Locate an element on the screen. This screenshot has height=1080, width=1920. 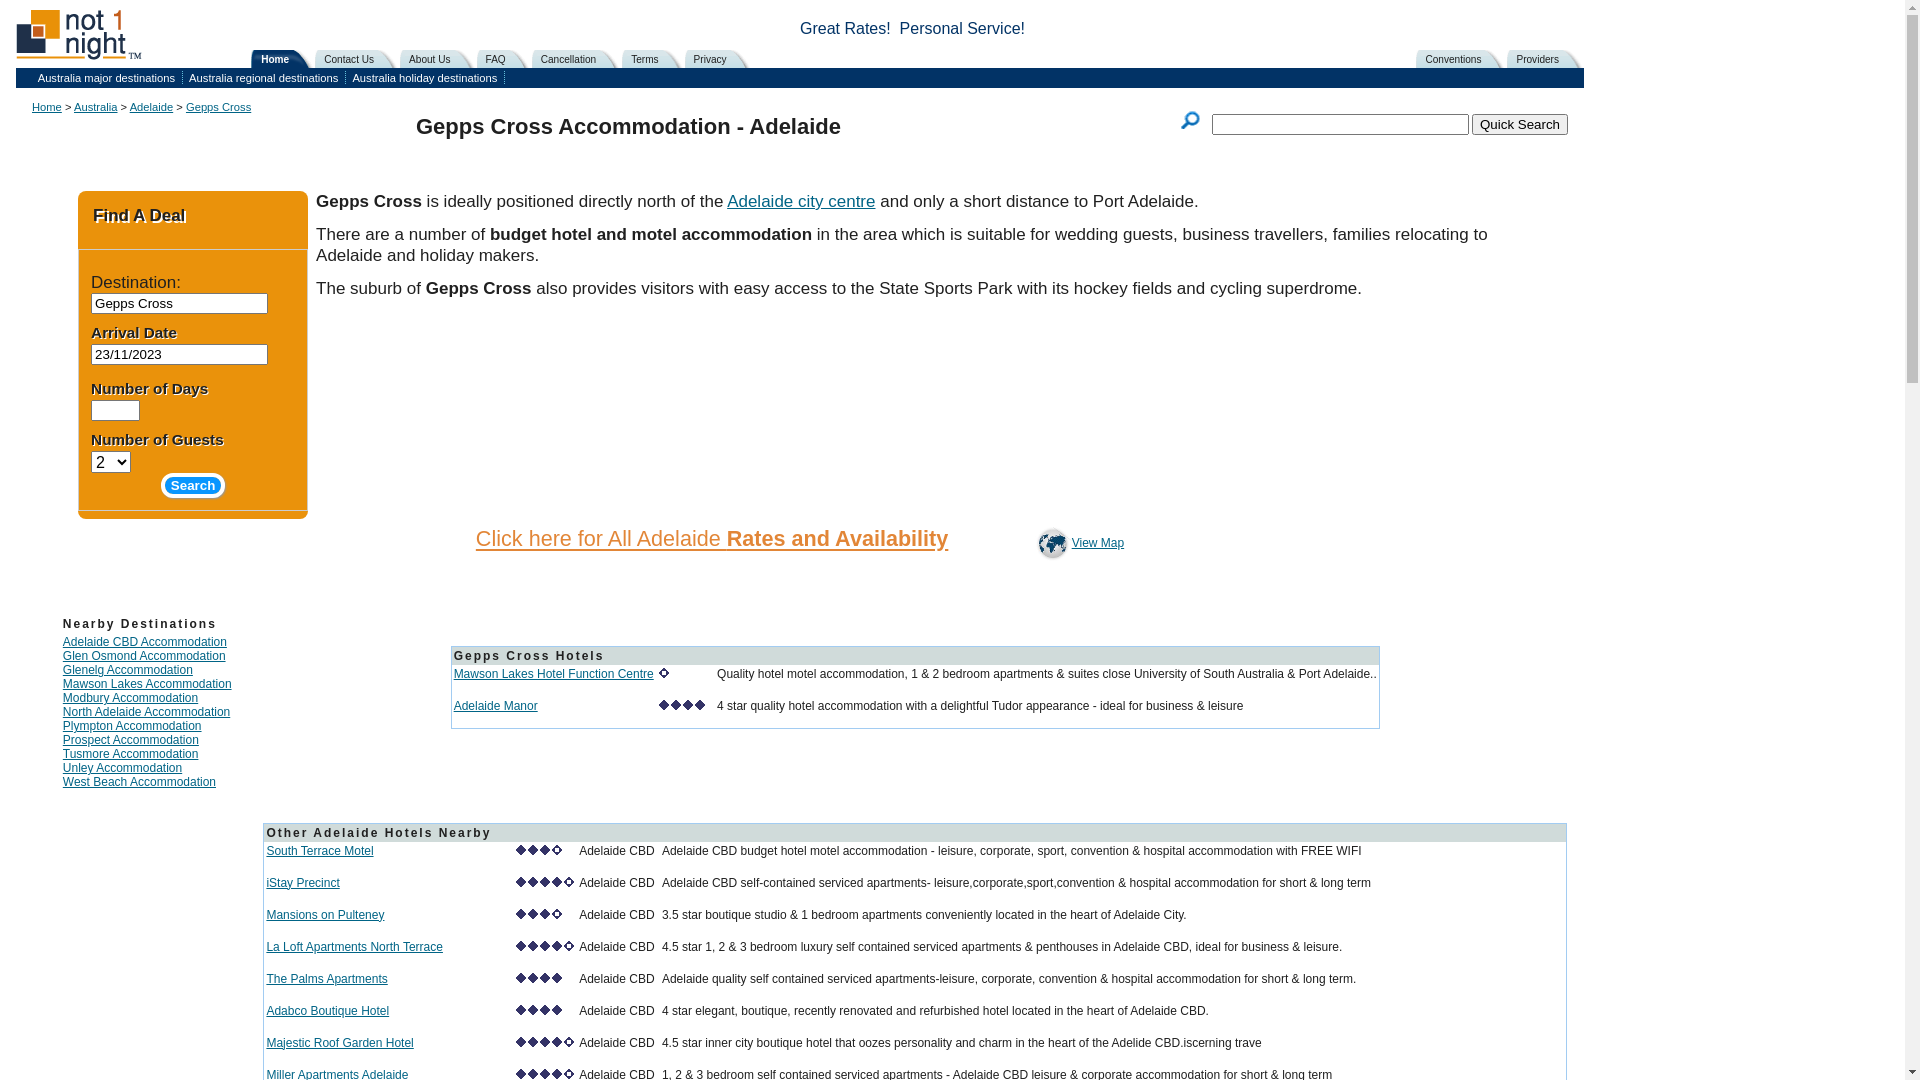
'Quick Search' is located at coordinates (1520, 124).